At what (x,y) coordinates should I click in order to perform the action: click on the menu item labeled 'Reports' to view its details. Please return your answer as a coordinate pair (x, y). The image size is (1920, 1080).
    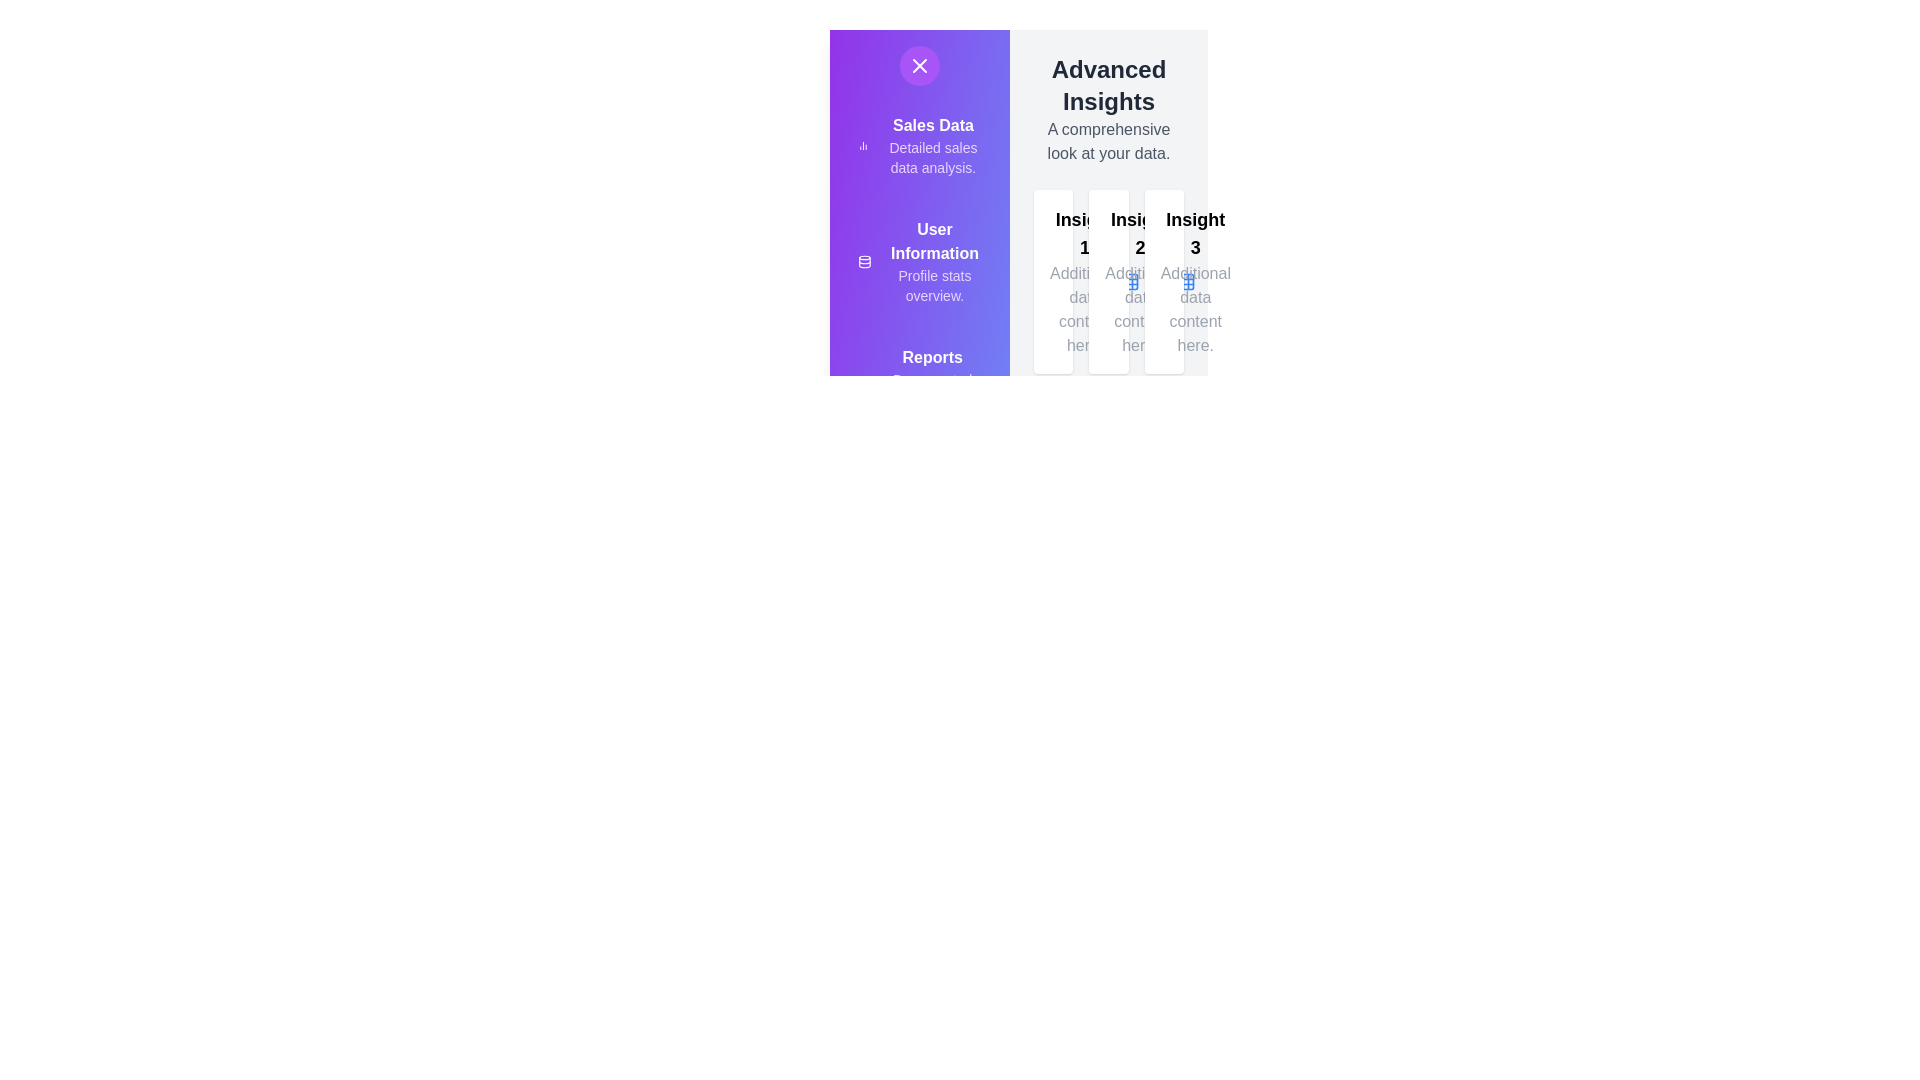
    Looking at the image, I should click on (919, 388).